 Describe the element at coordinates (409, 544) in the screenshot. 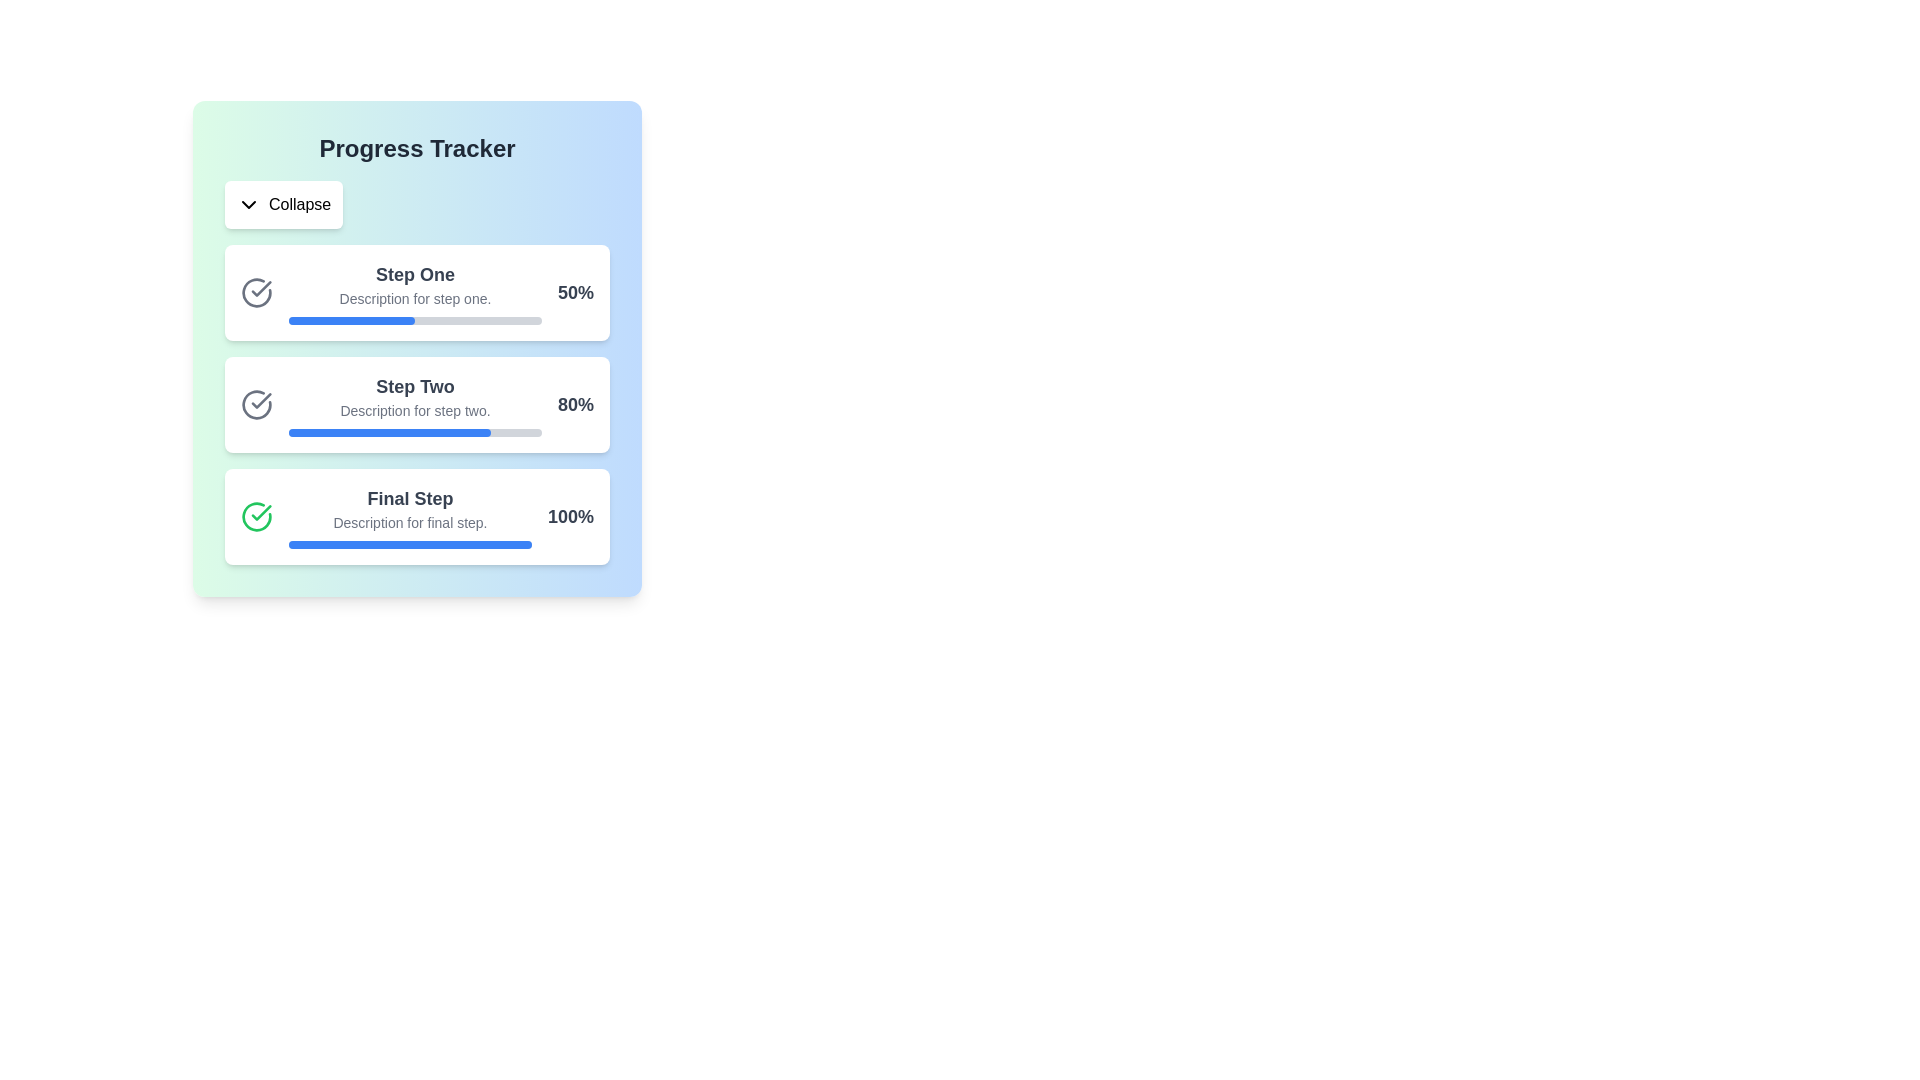

I see `the progress bar located beneath the text 'Description for final step.' in the final section of the progress tracker layout` at that location.